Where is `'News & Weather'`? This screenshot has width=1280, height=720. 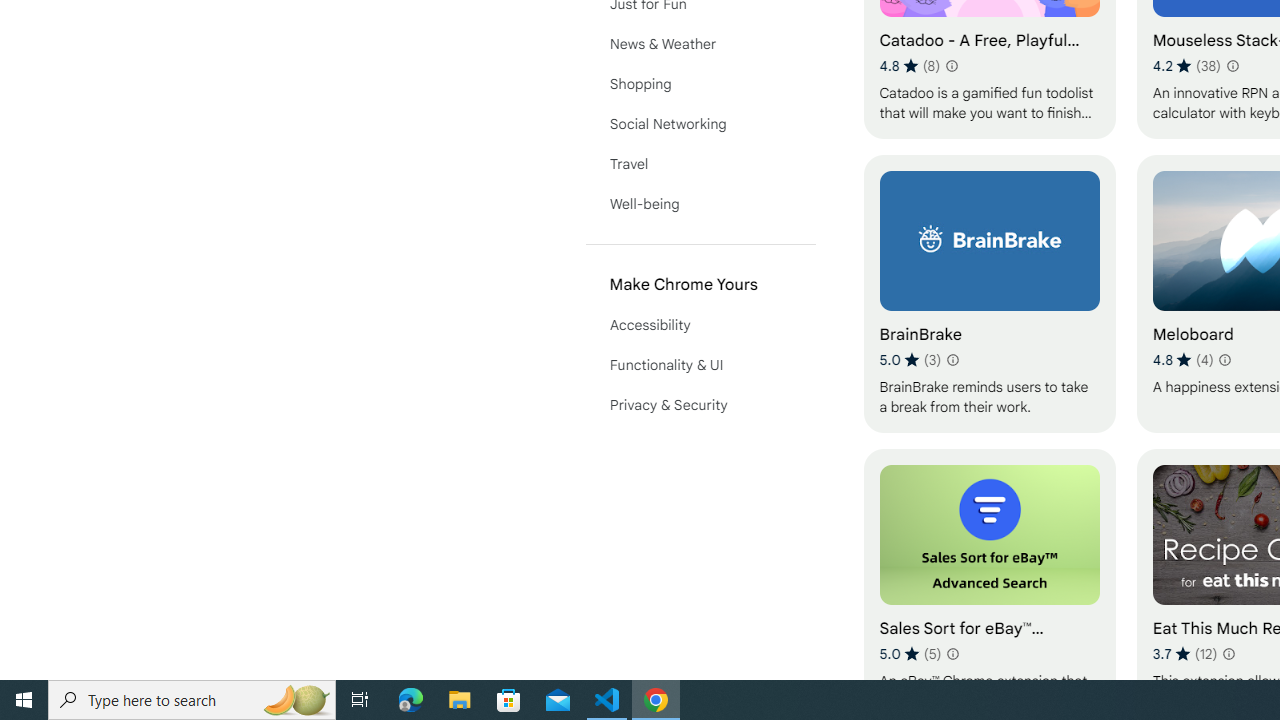
'News & Weather' is located at coordinates (700, 43).